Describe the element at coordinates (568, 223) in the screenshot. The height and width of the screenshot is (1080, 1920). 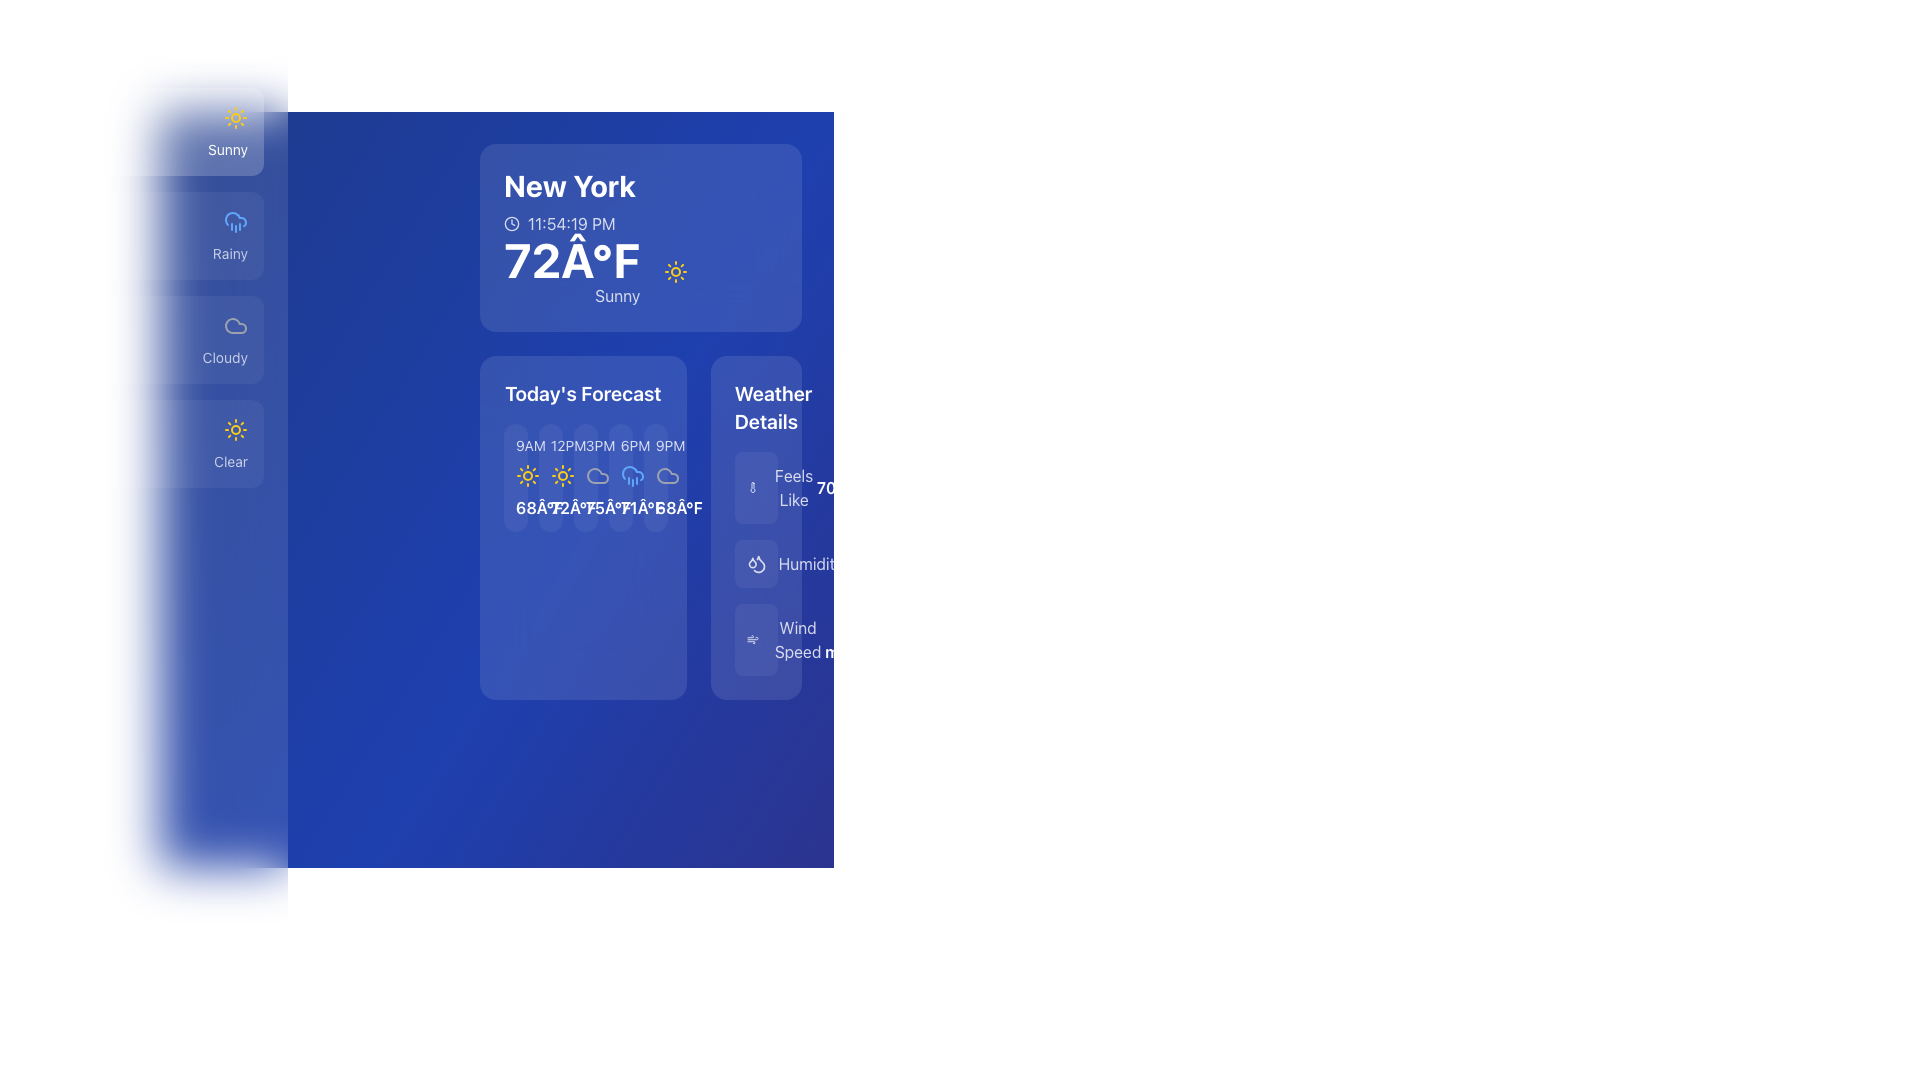
I see `the static text label displaying the current time for New York, located beneath the 'New York' text and to the right of the clock icon` at that location.